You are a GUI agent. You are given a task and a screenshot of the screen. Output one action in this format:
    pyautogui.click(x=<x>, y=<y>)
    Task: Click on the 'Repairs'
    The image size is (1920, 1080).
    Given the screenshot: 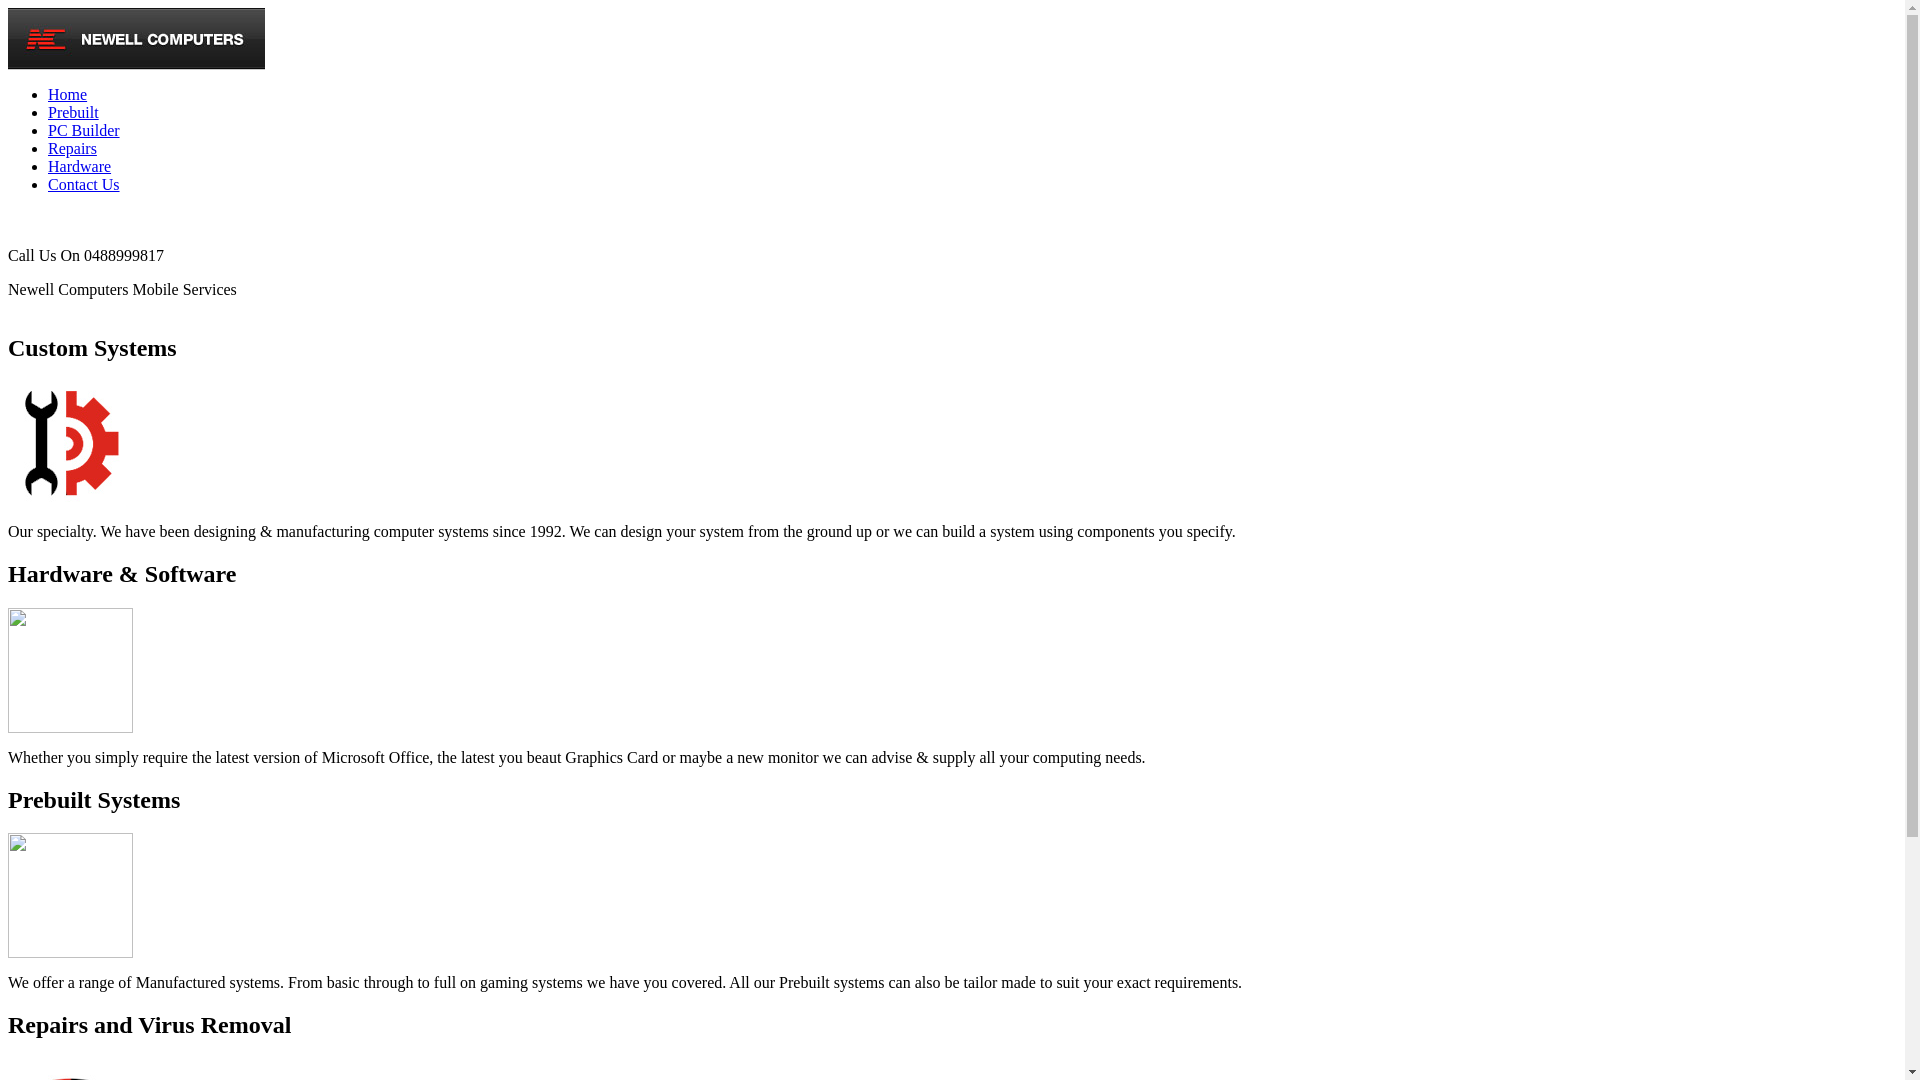 What is the action you would take?
    pyautogui.click(x=72, y=147)
    